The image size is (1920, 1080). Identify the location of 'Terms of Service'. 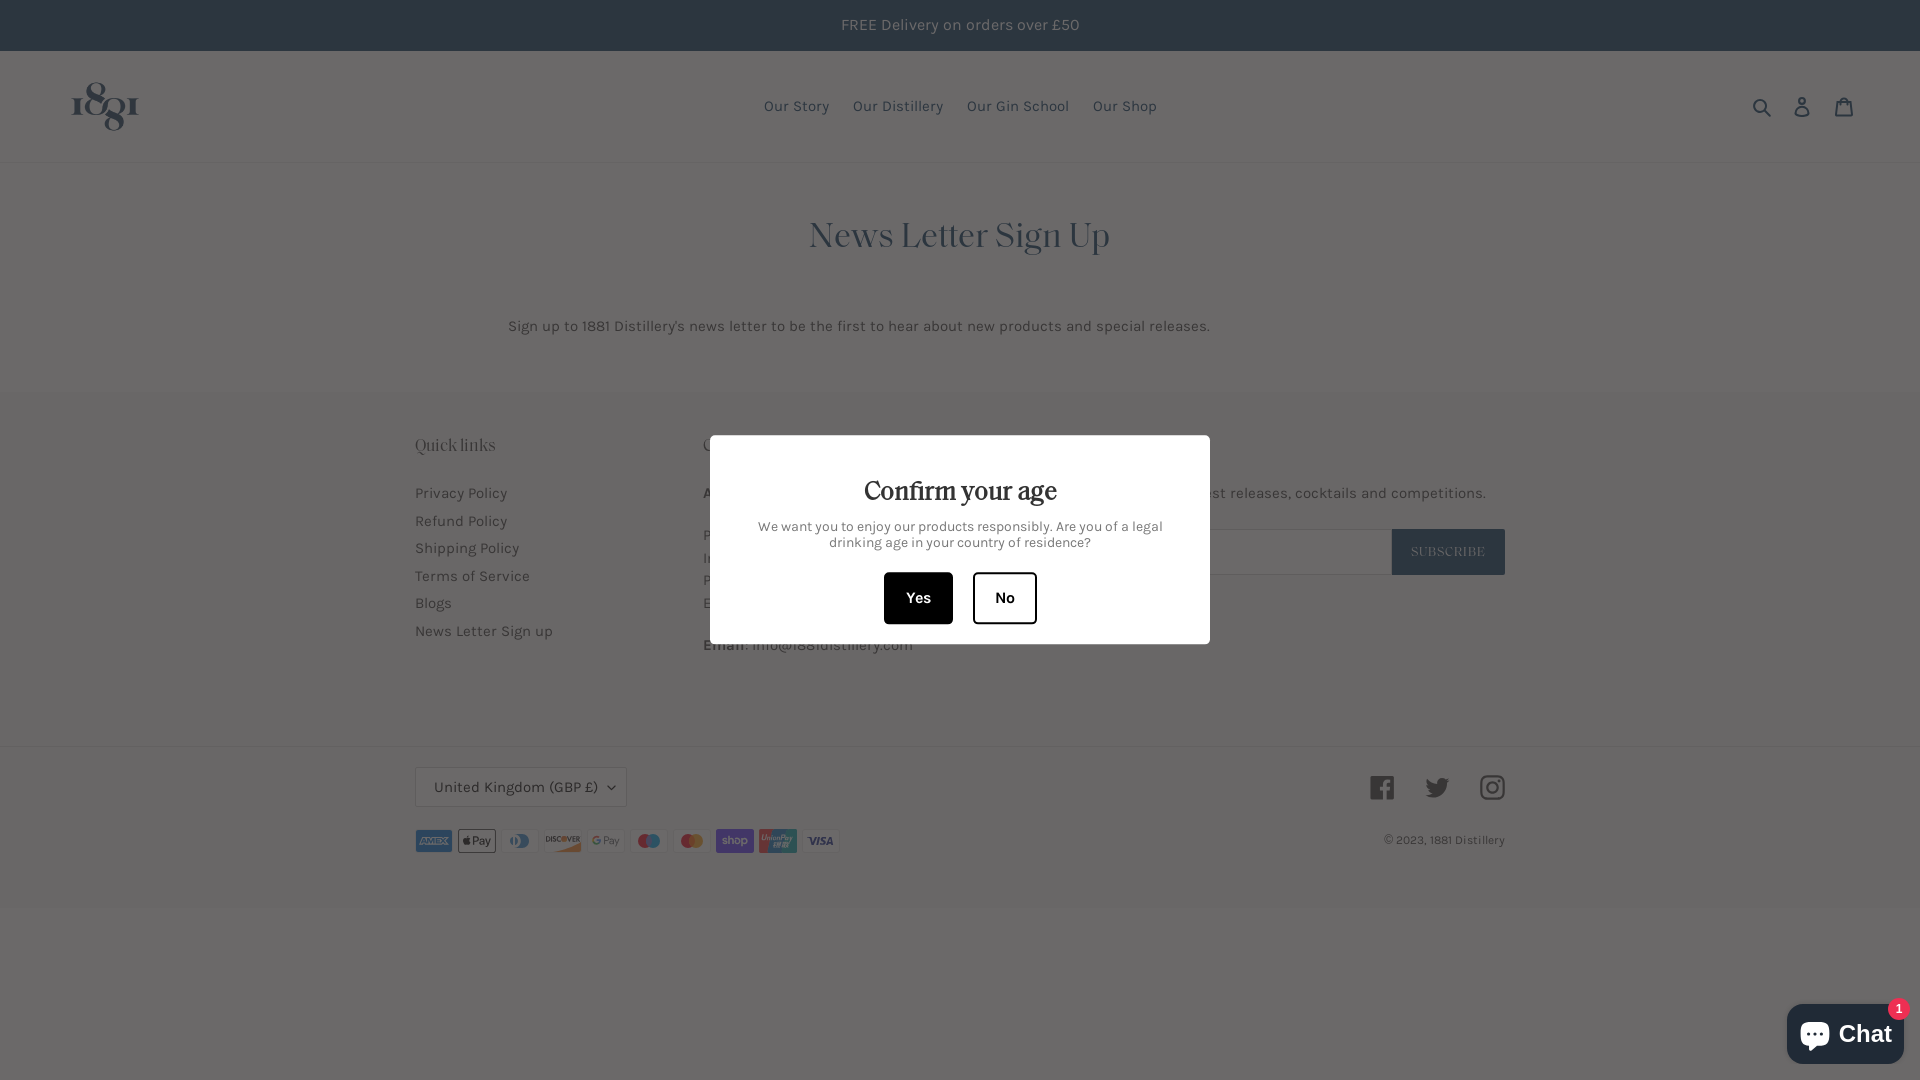
(471, 575).